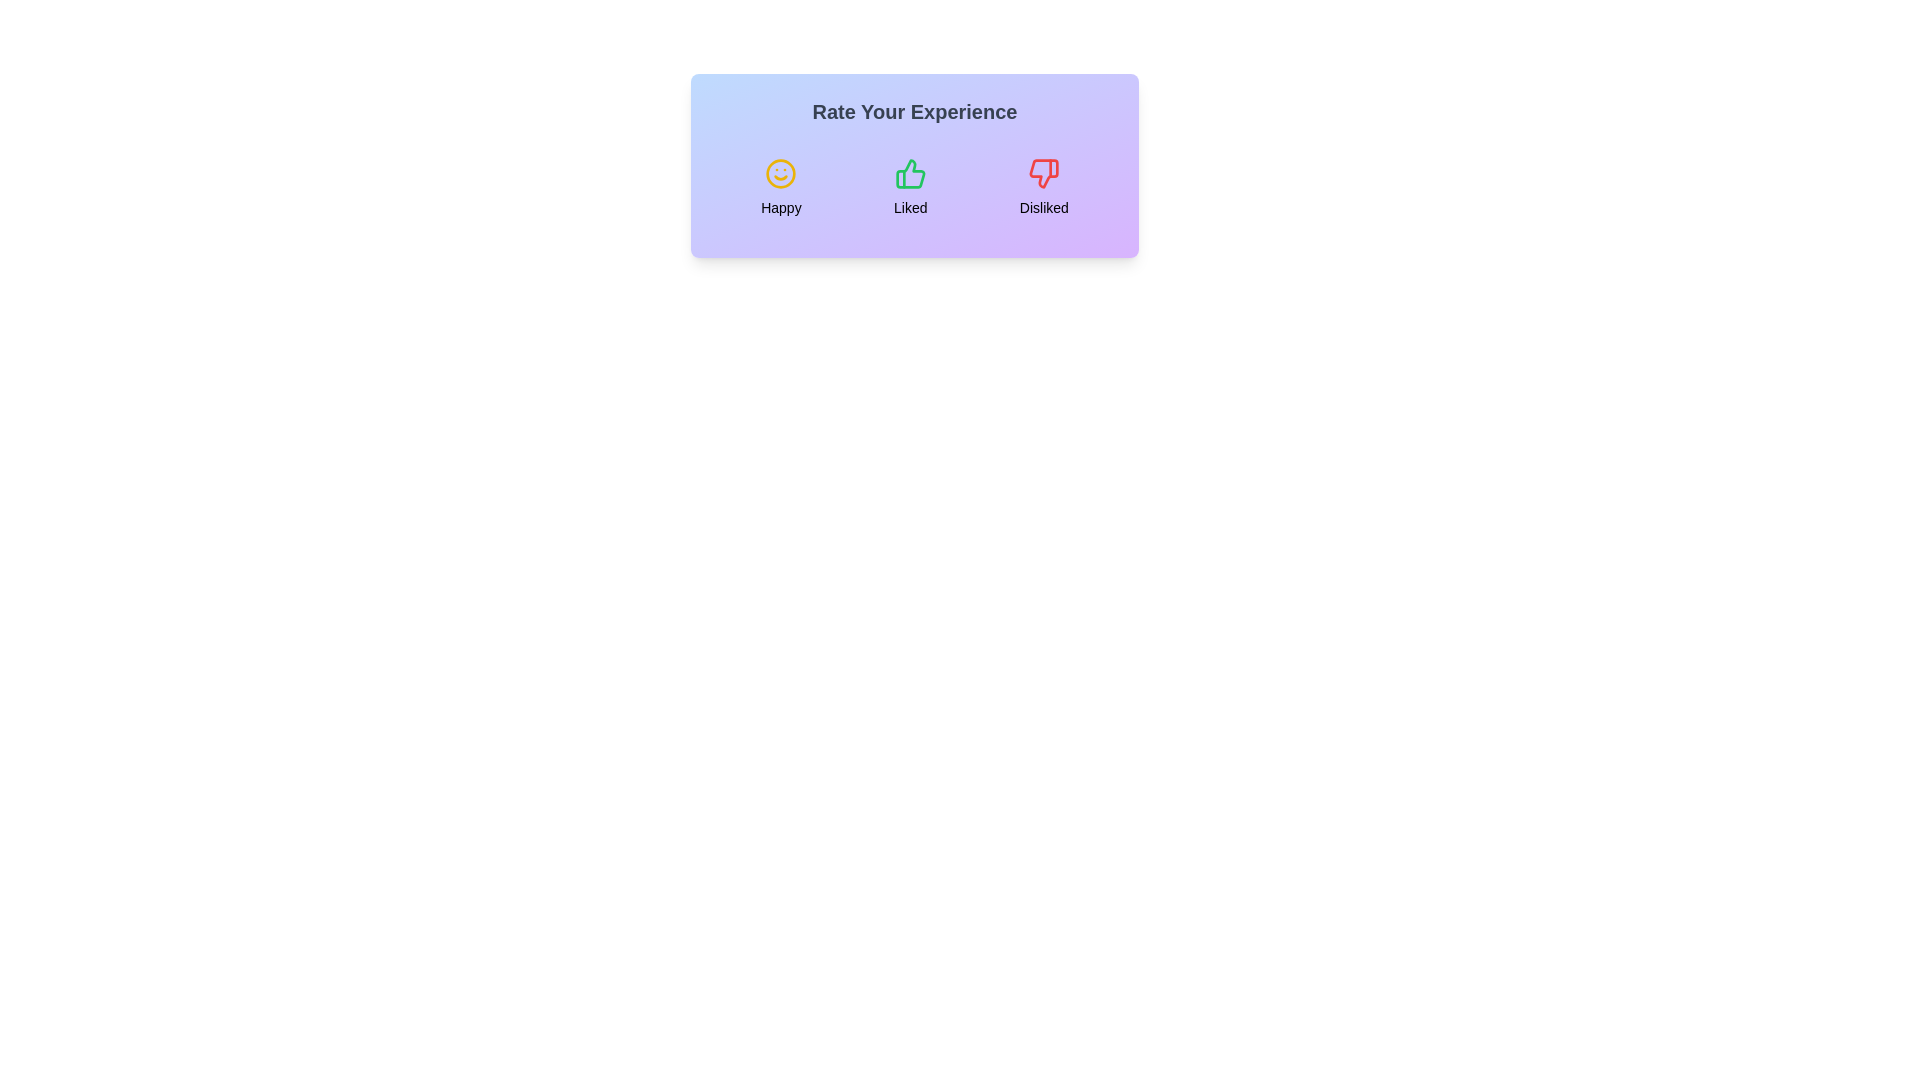  Describe the element at coordinates (780, 208) in the screenshot. I see `'Happy' text label located to the leftmost side of a horizontally aligned group of text labels, which also includes 'Liked' and 'Disliked'` at that location.